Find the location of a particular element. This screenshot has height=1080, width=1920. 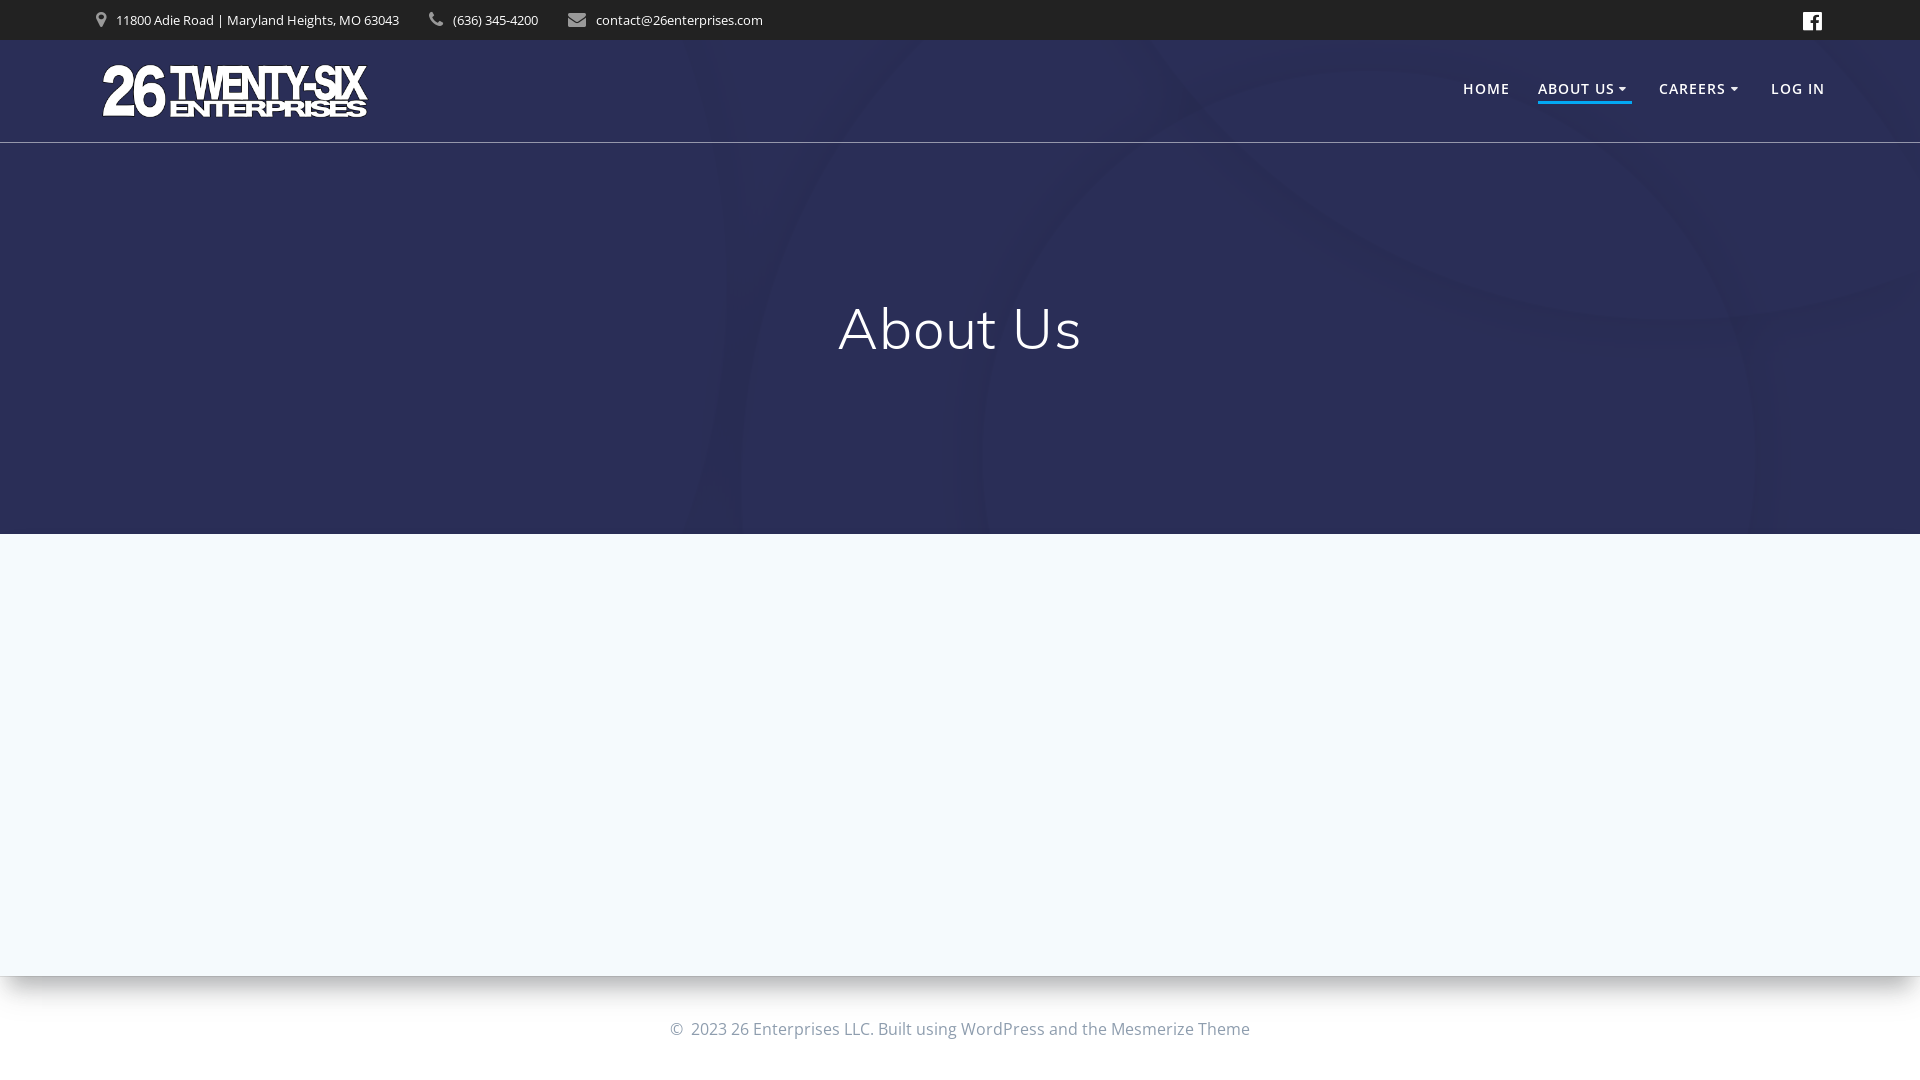

'CAREERS' is located at coordinates (1700, 87).